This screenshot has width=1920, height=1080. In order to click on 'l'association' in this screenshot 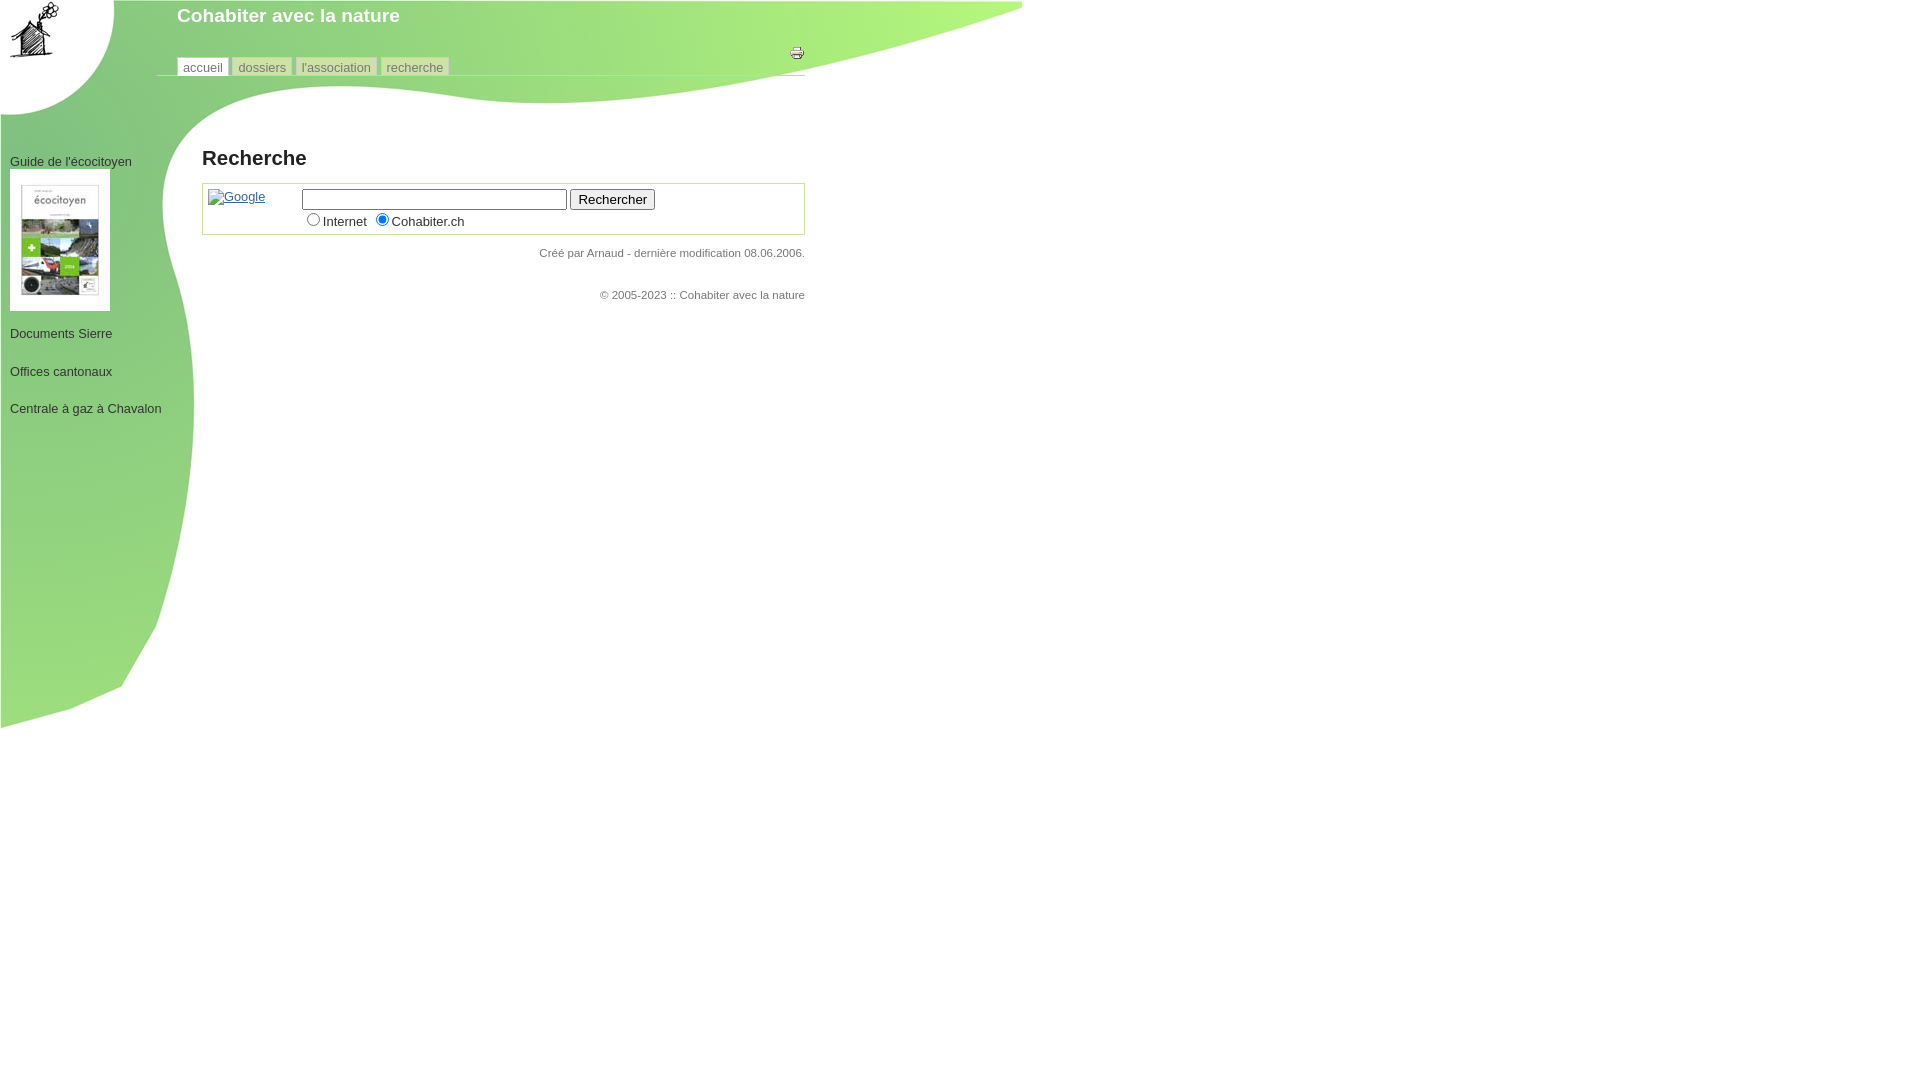, I will do `click(336, 66)`.